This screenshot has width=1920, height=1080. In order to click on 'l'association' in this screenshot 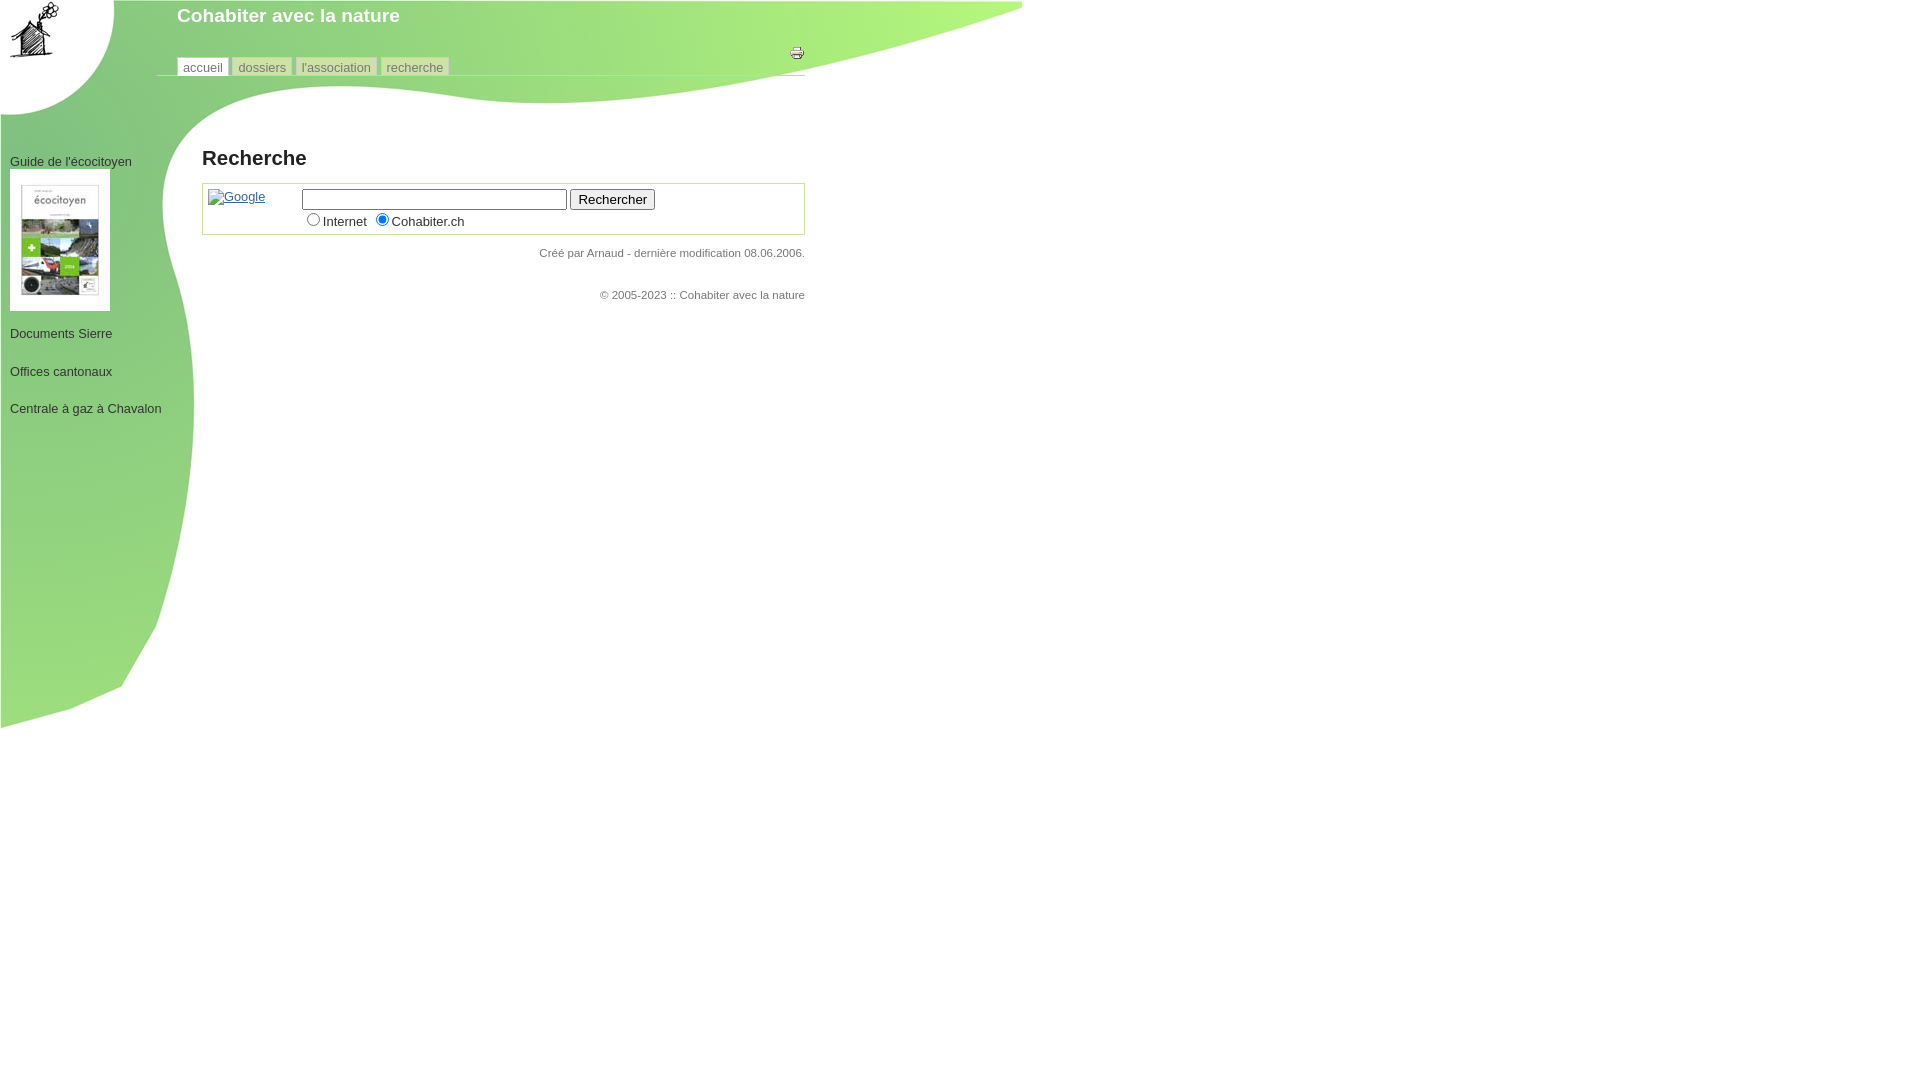, I will do `click(336, 66)`.